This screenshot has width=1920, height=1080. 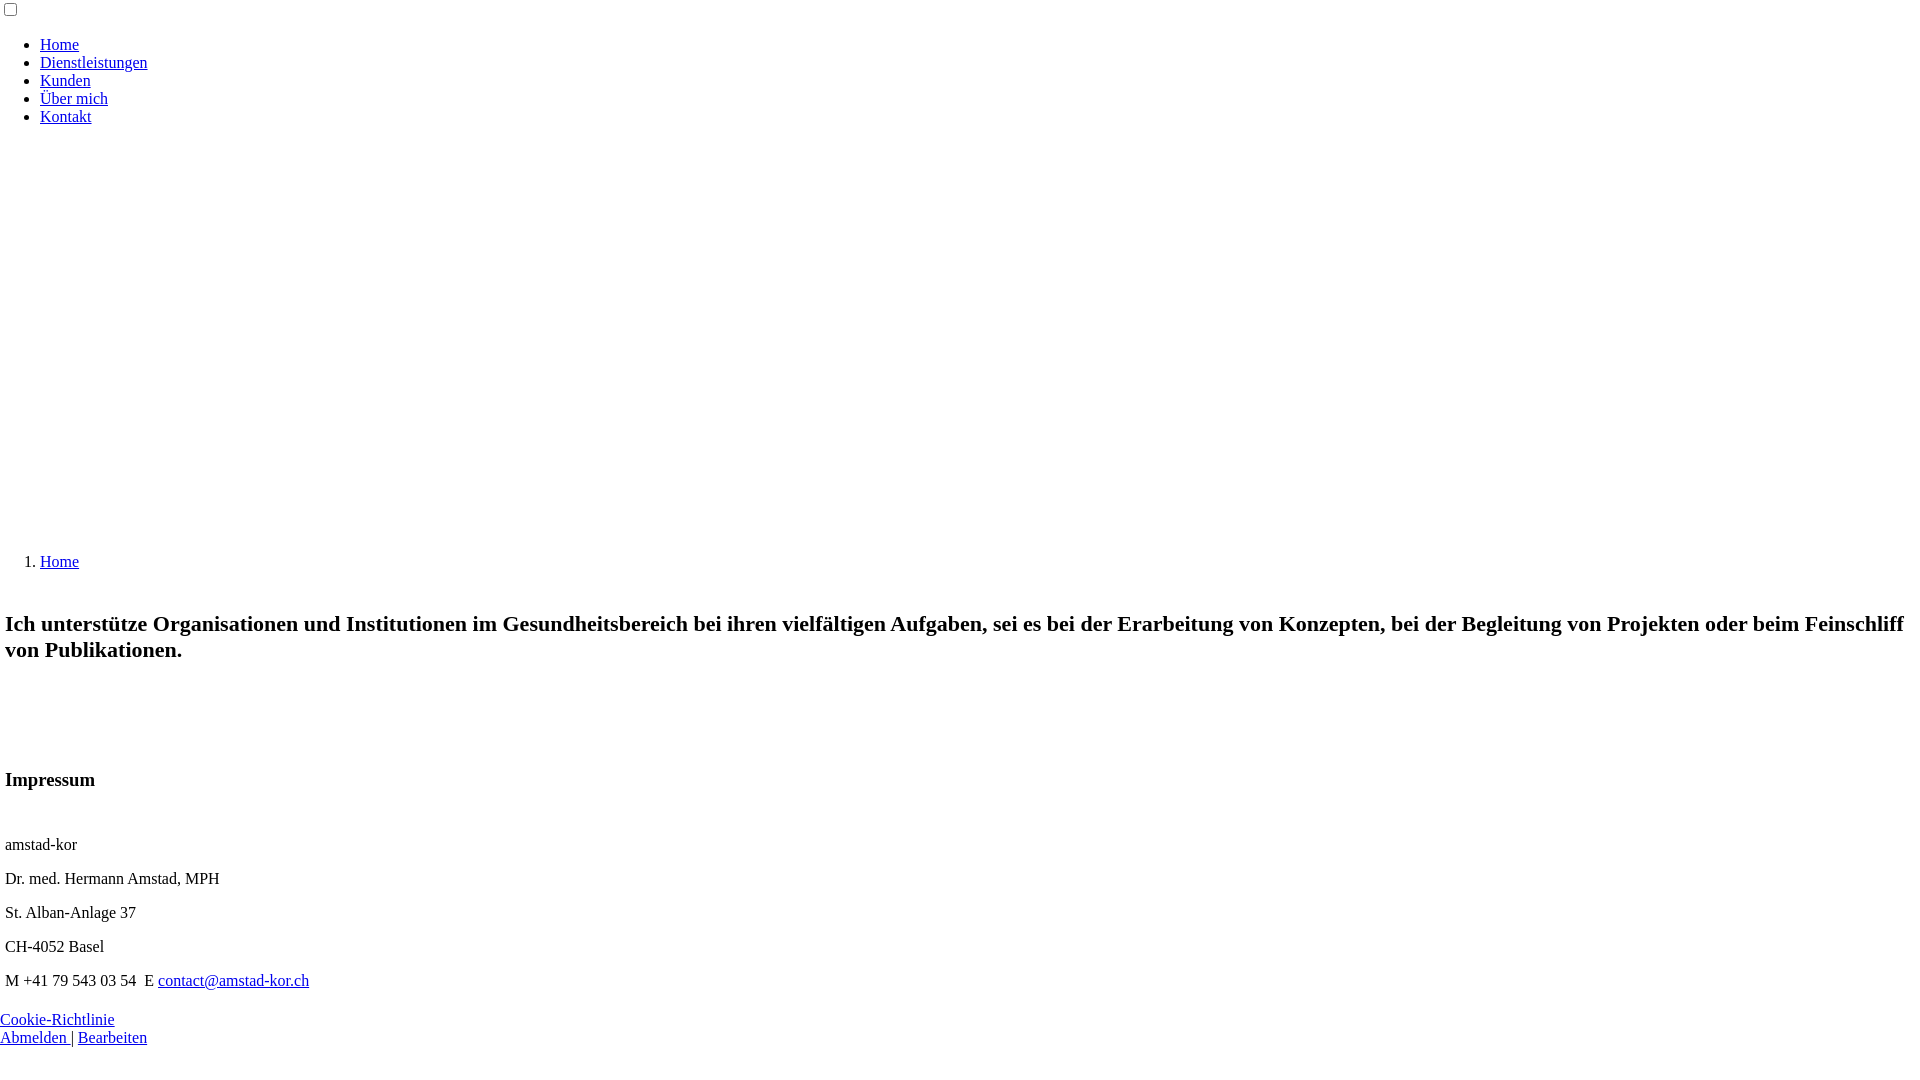 I want to click on 'Home', so click(x=39, y=561).